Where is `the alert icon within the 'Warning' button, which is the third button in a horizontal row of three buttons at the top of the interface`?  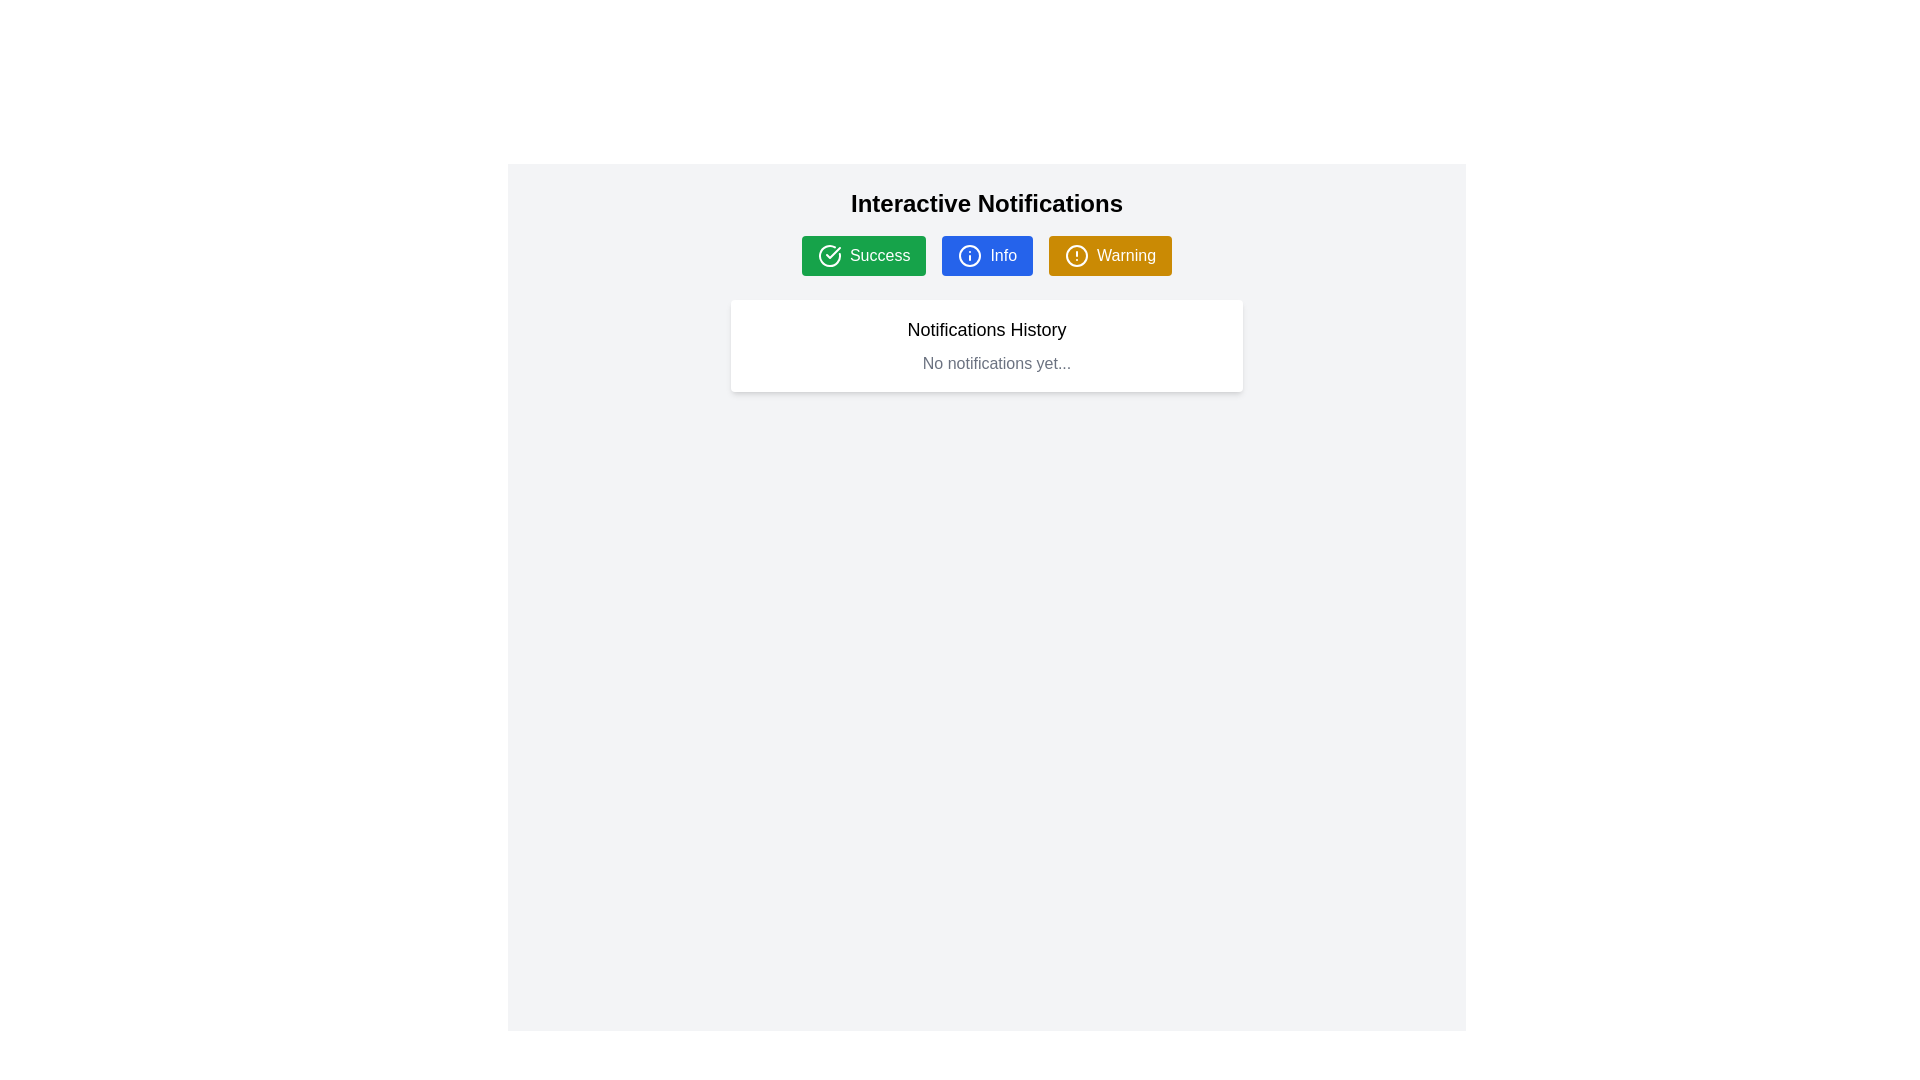
the alert icon within the 'Warning' button, which is the third button in a horizontal row of three buttons at the top of the interface is located at coordinates (1076, 254).